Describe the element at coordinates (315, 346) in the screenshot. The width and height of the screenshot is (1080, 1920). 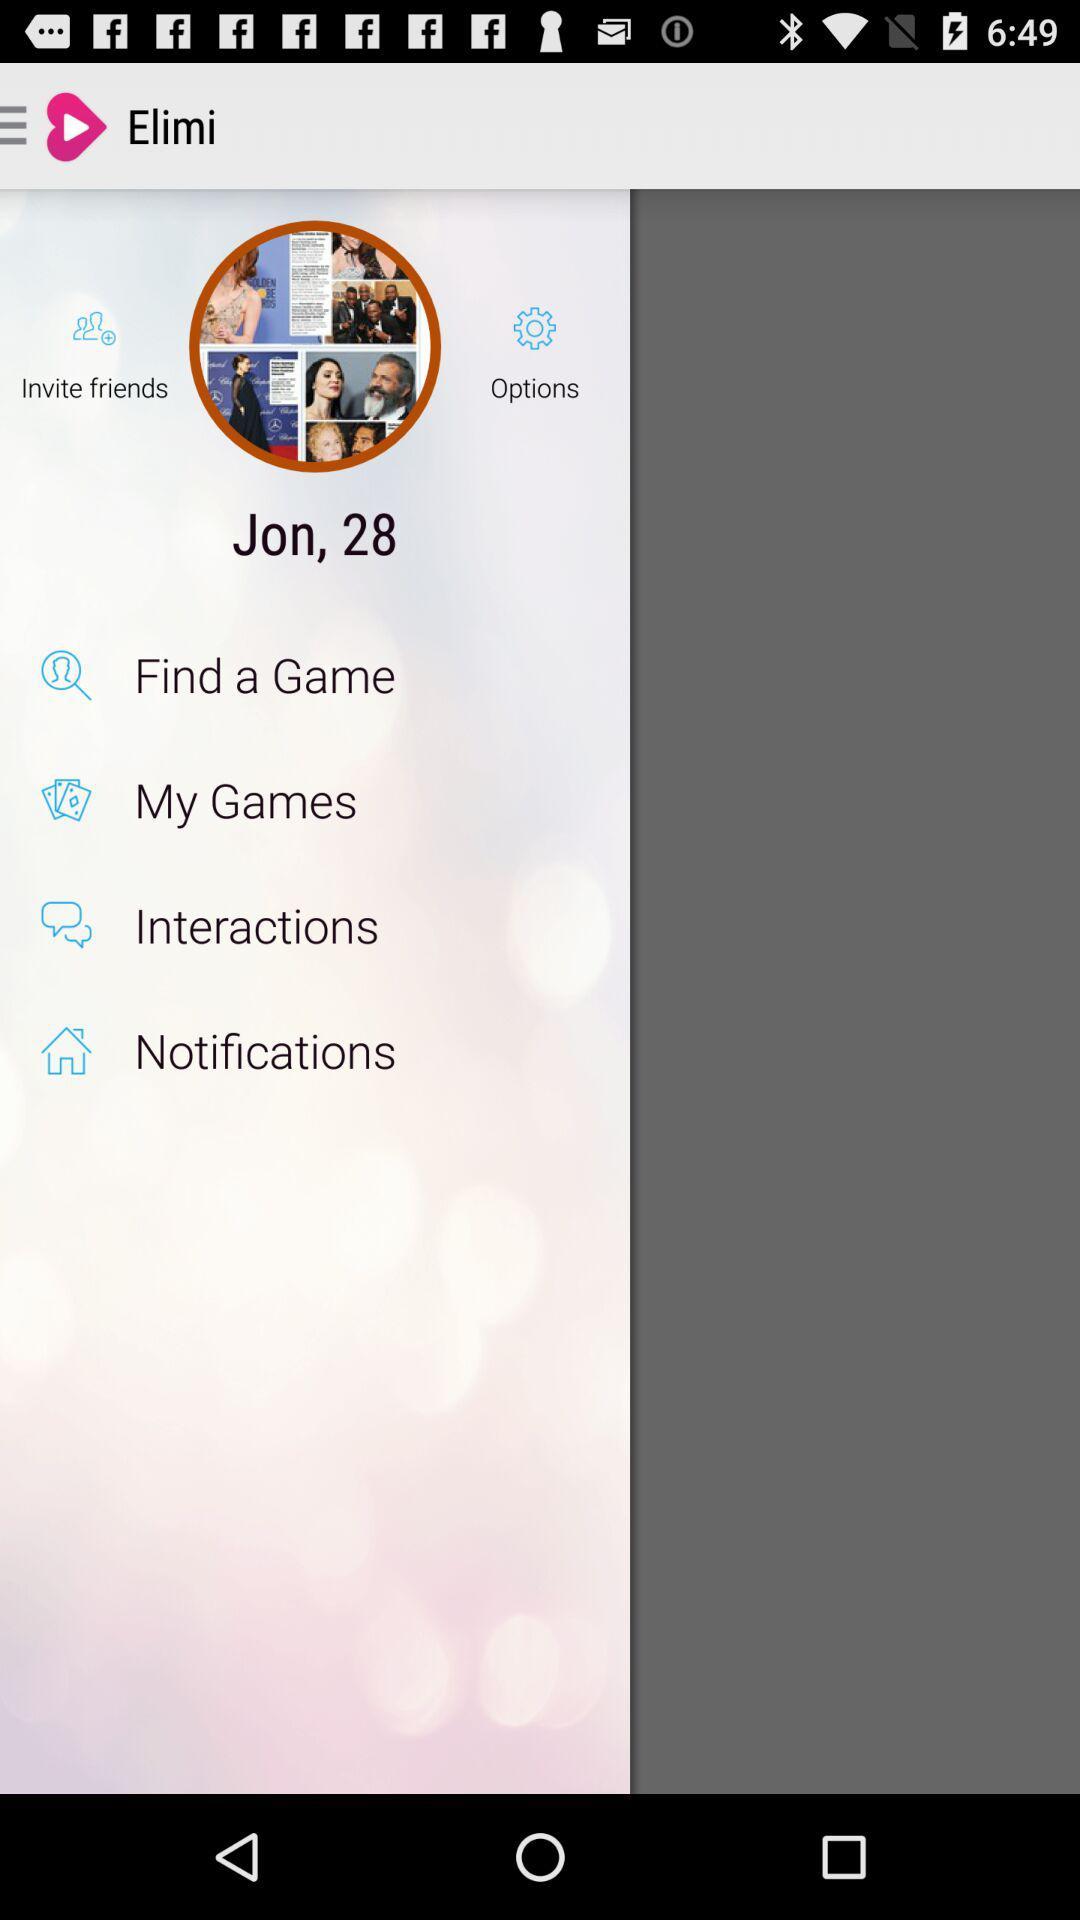
I see `the item above the jon, 28 icon` at that location.